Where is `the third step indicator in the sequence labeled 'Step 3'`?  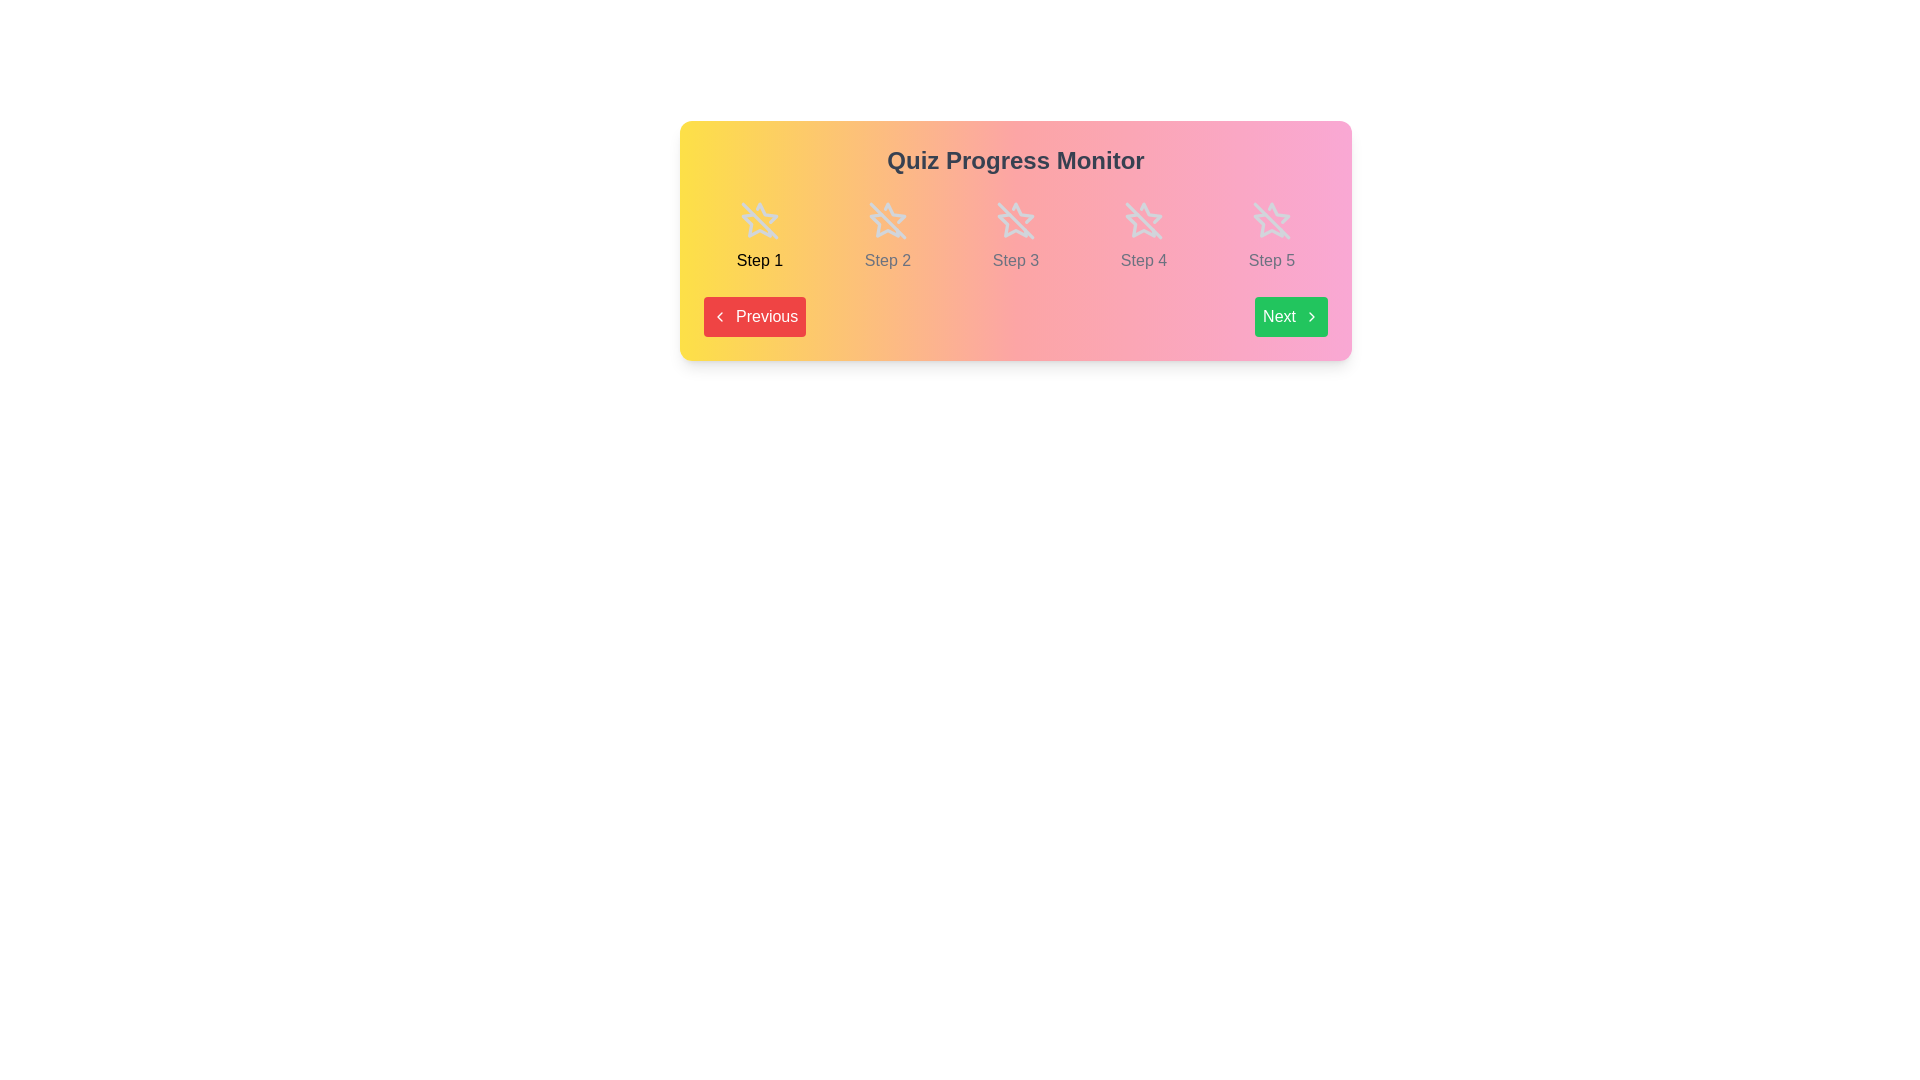 the third step indicator in the sequence labeled 'Step 3' is located at coordinates (1016, 235).